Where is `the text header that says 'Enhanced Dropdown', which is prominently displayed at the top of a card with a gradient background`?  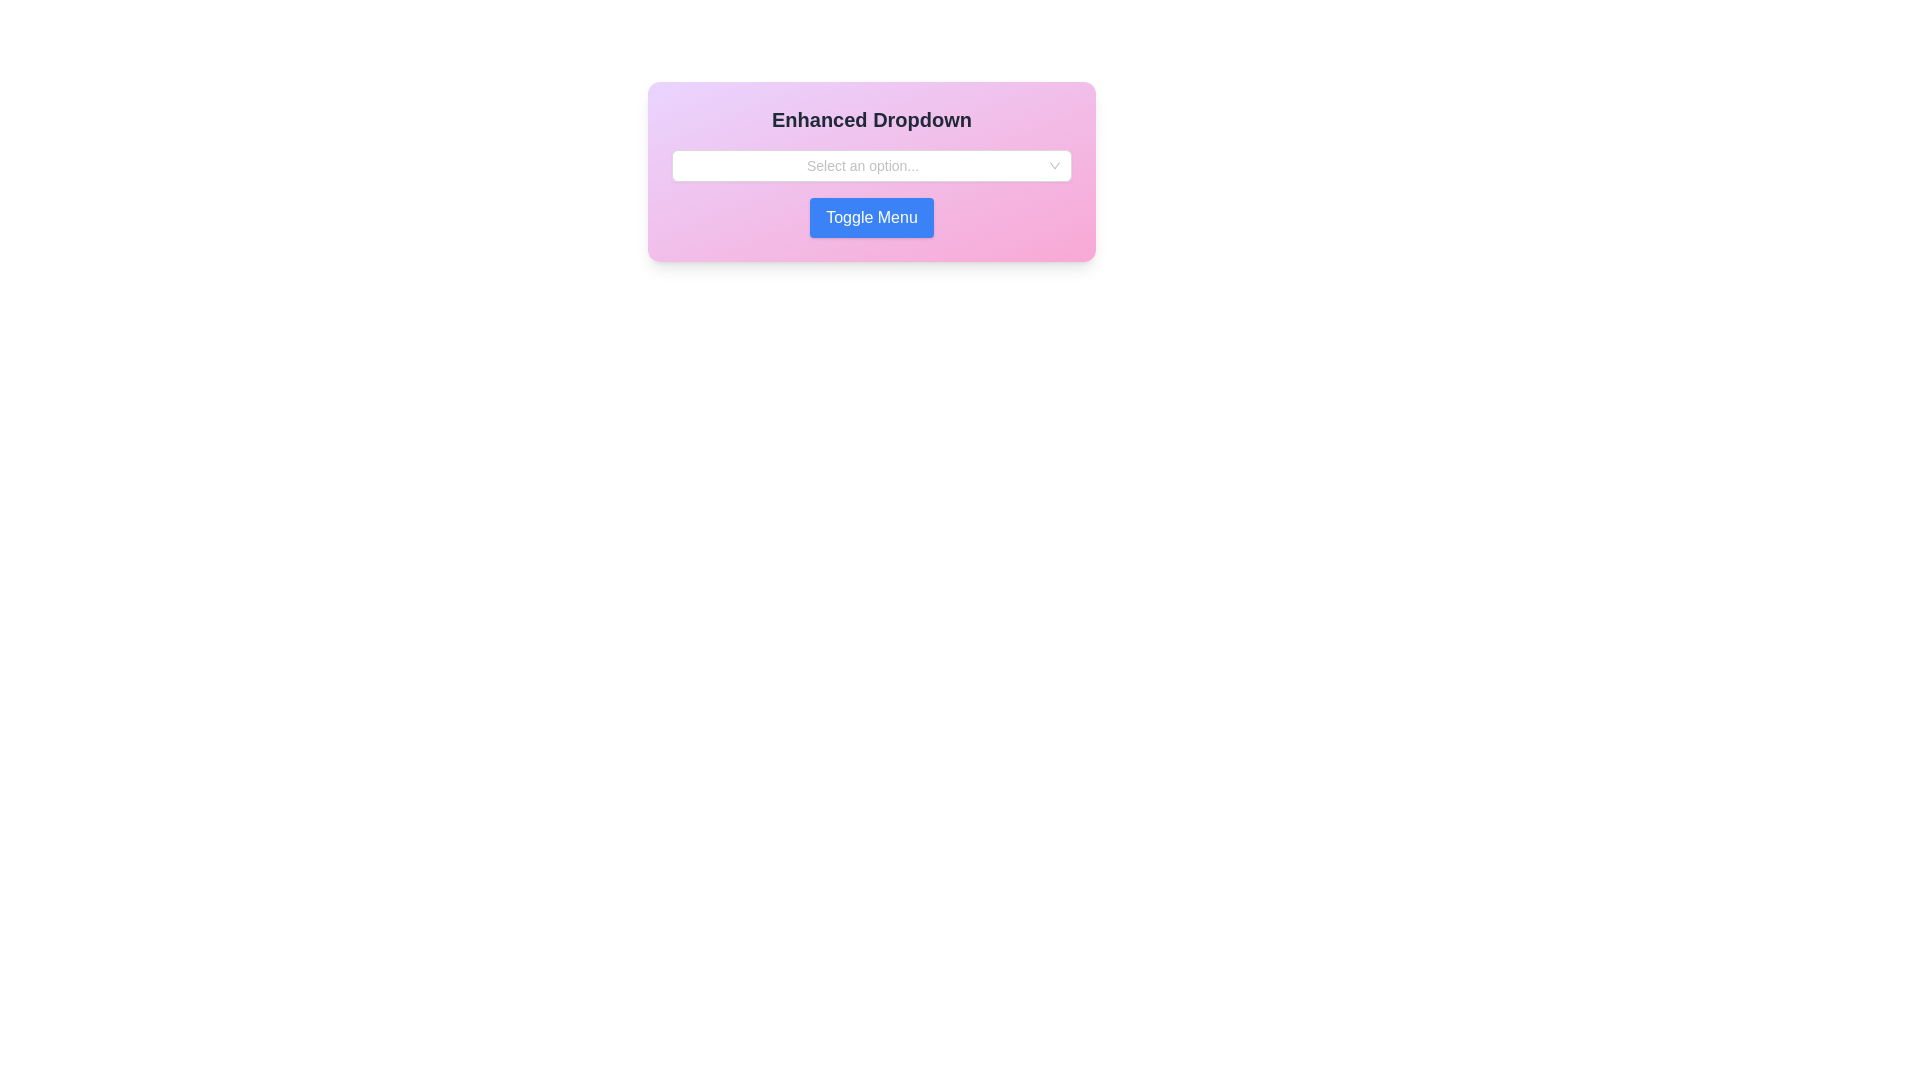
the text header that says 'Enhanced Dropdown', which is prominently displayed at the top of a card with a gradient background is located at coordinates (872, 119).